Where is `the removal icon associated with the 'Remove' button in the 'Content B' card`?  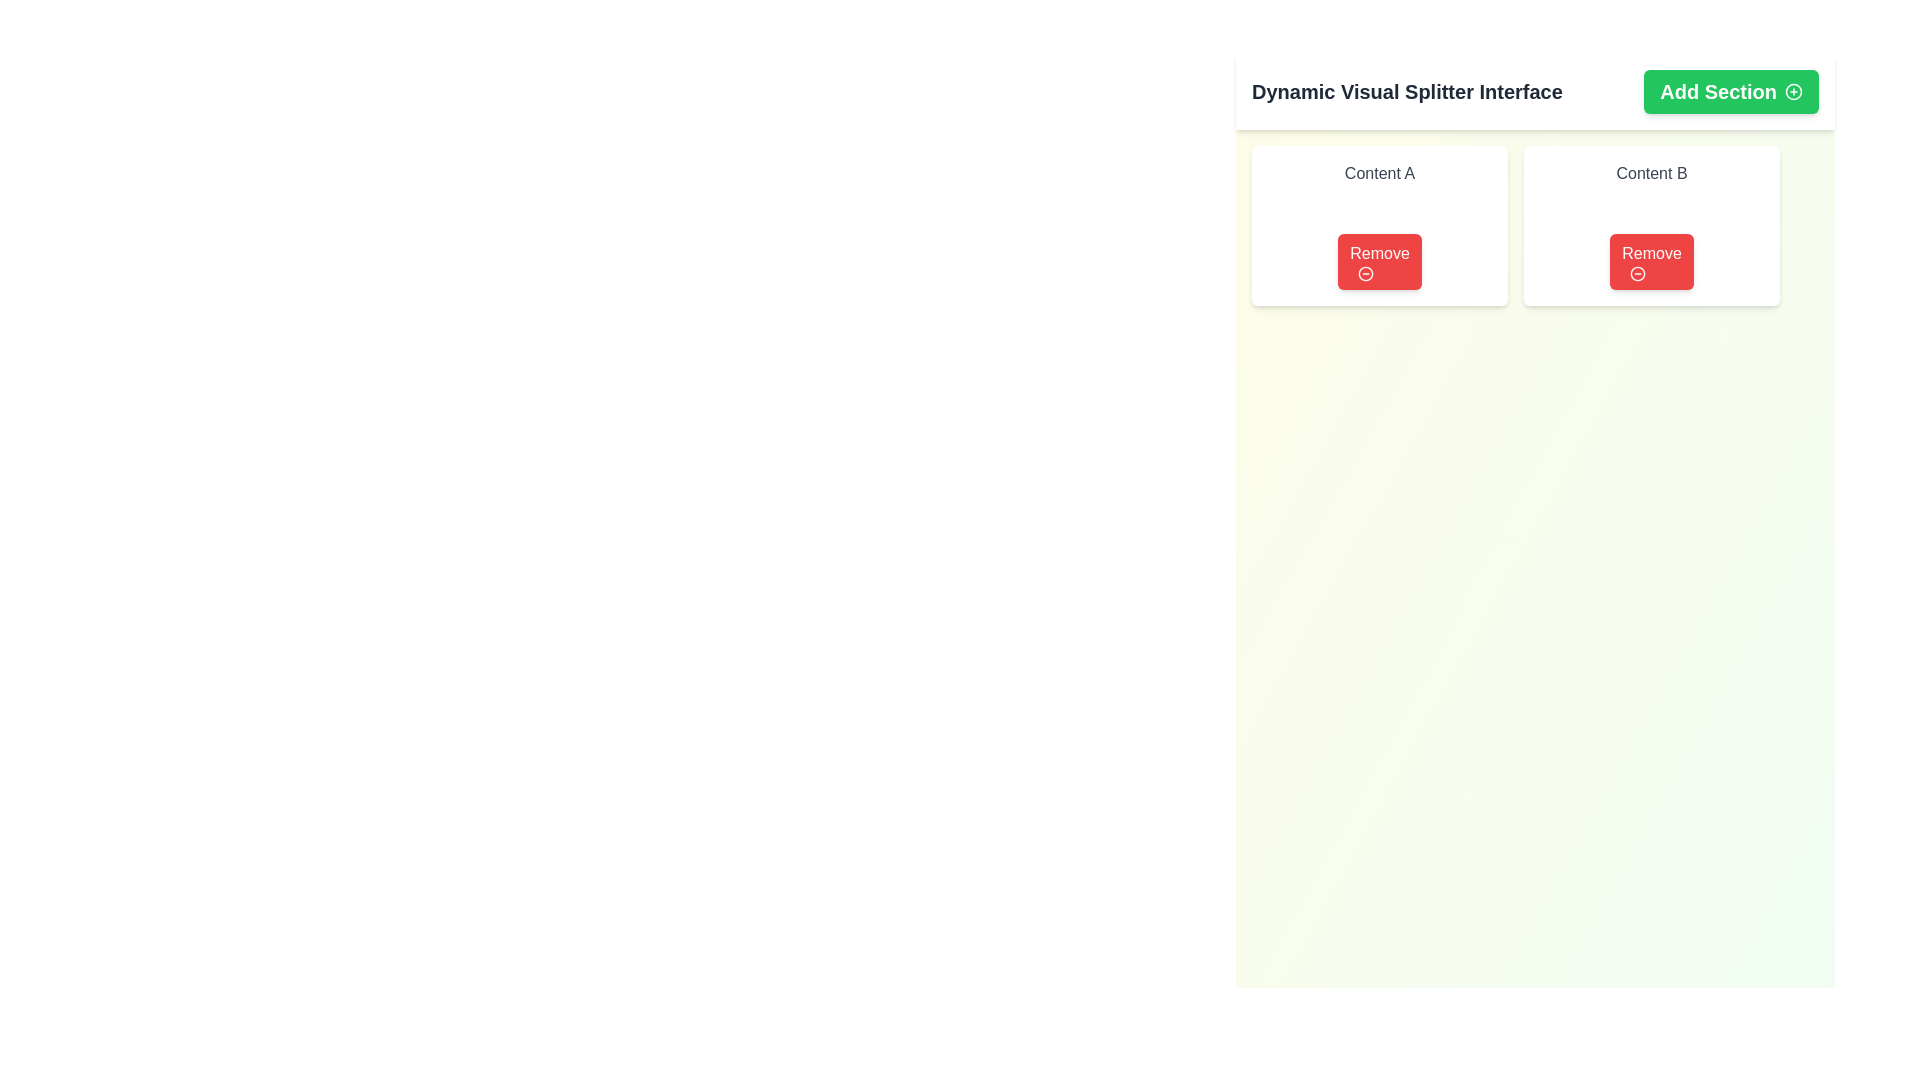 the removal icon associated with the 'Remove' button in the 'Content B' card is located at coordinates (1638, 273).